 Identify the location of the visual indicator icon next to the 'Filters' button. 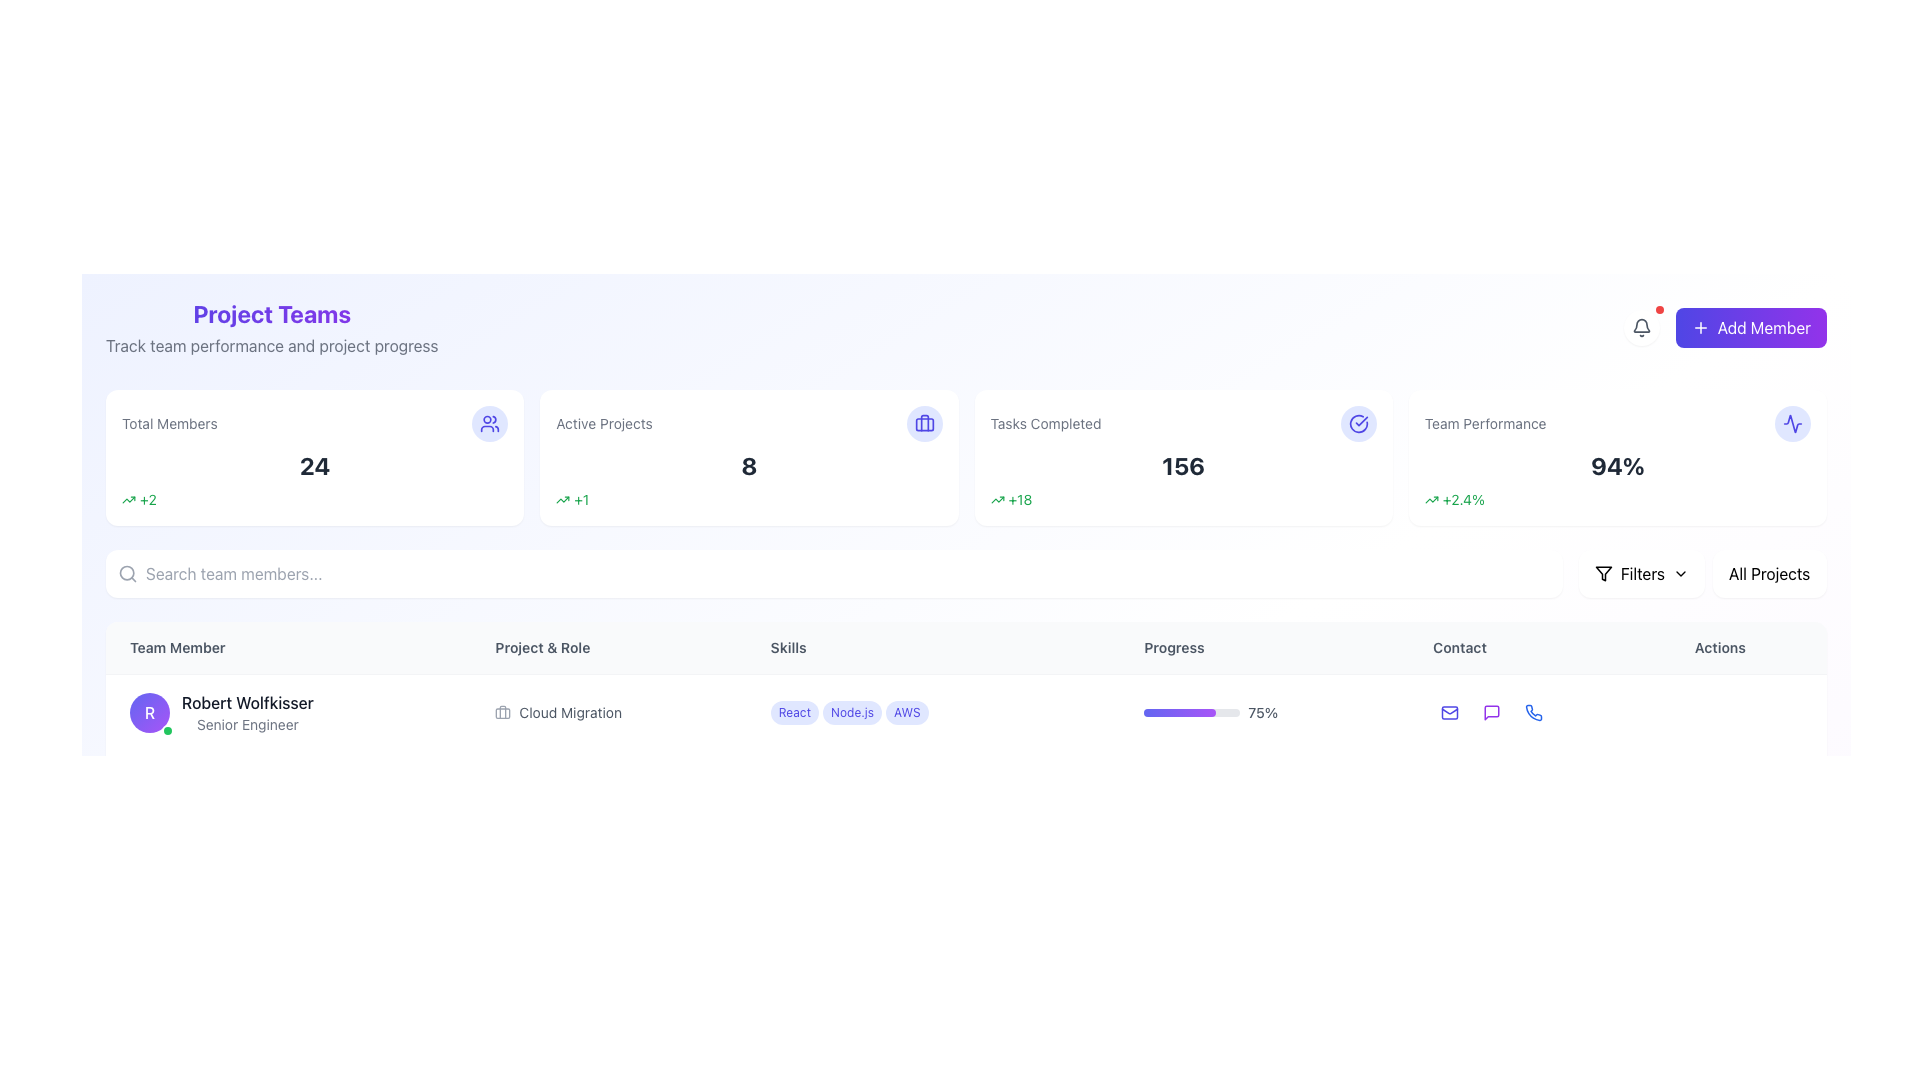
(1680, 574).